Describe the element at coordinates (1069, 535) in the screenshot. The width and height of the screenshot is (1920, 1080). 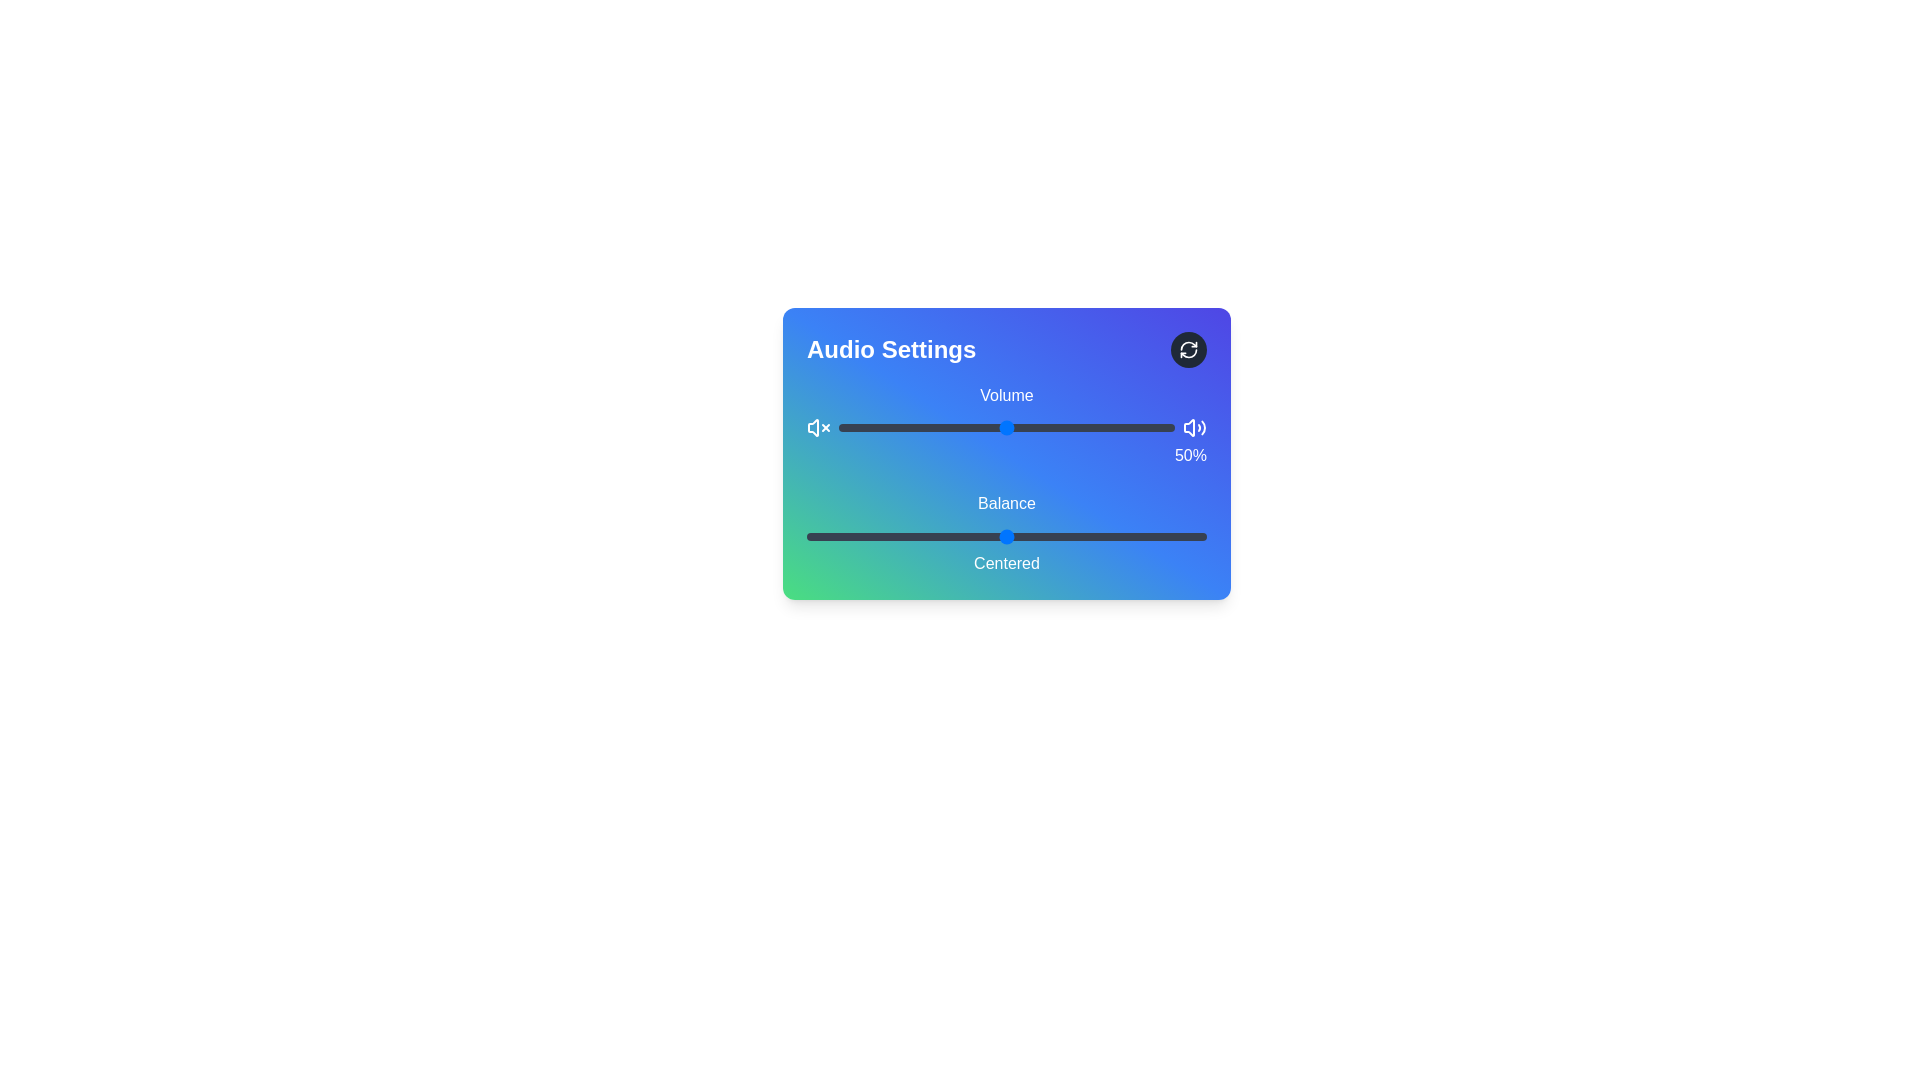
I see `the balance` at that location.